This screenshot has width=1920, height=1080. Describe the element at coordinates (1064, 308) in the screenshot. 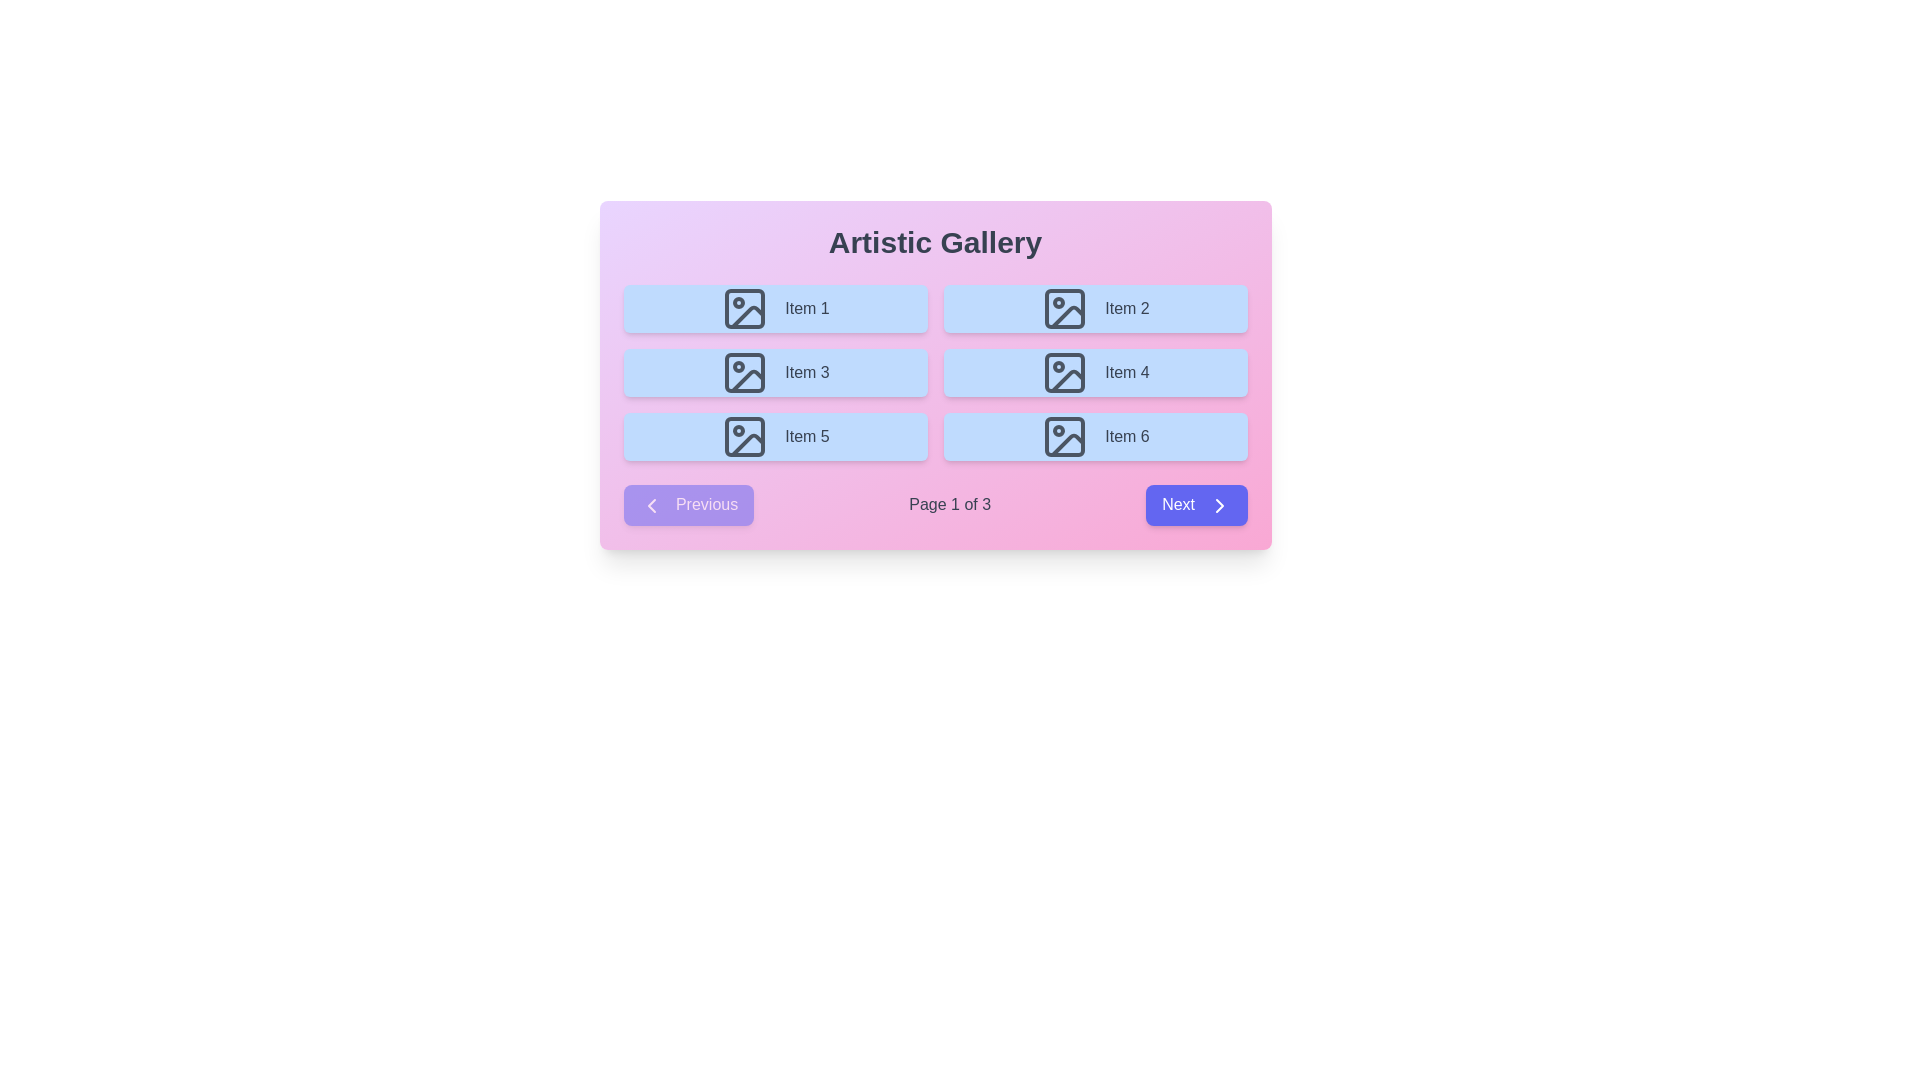

I see `the Decorative background for the icon element located within the button labeled 'Item 2' in the top-right corner of the grid` at that location.